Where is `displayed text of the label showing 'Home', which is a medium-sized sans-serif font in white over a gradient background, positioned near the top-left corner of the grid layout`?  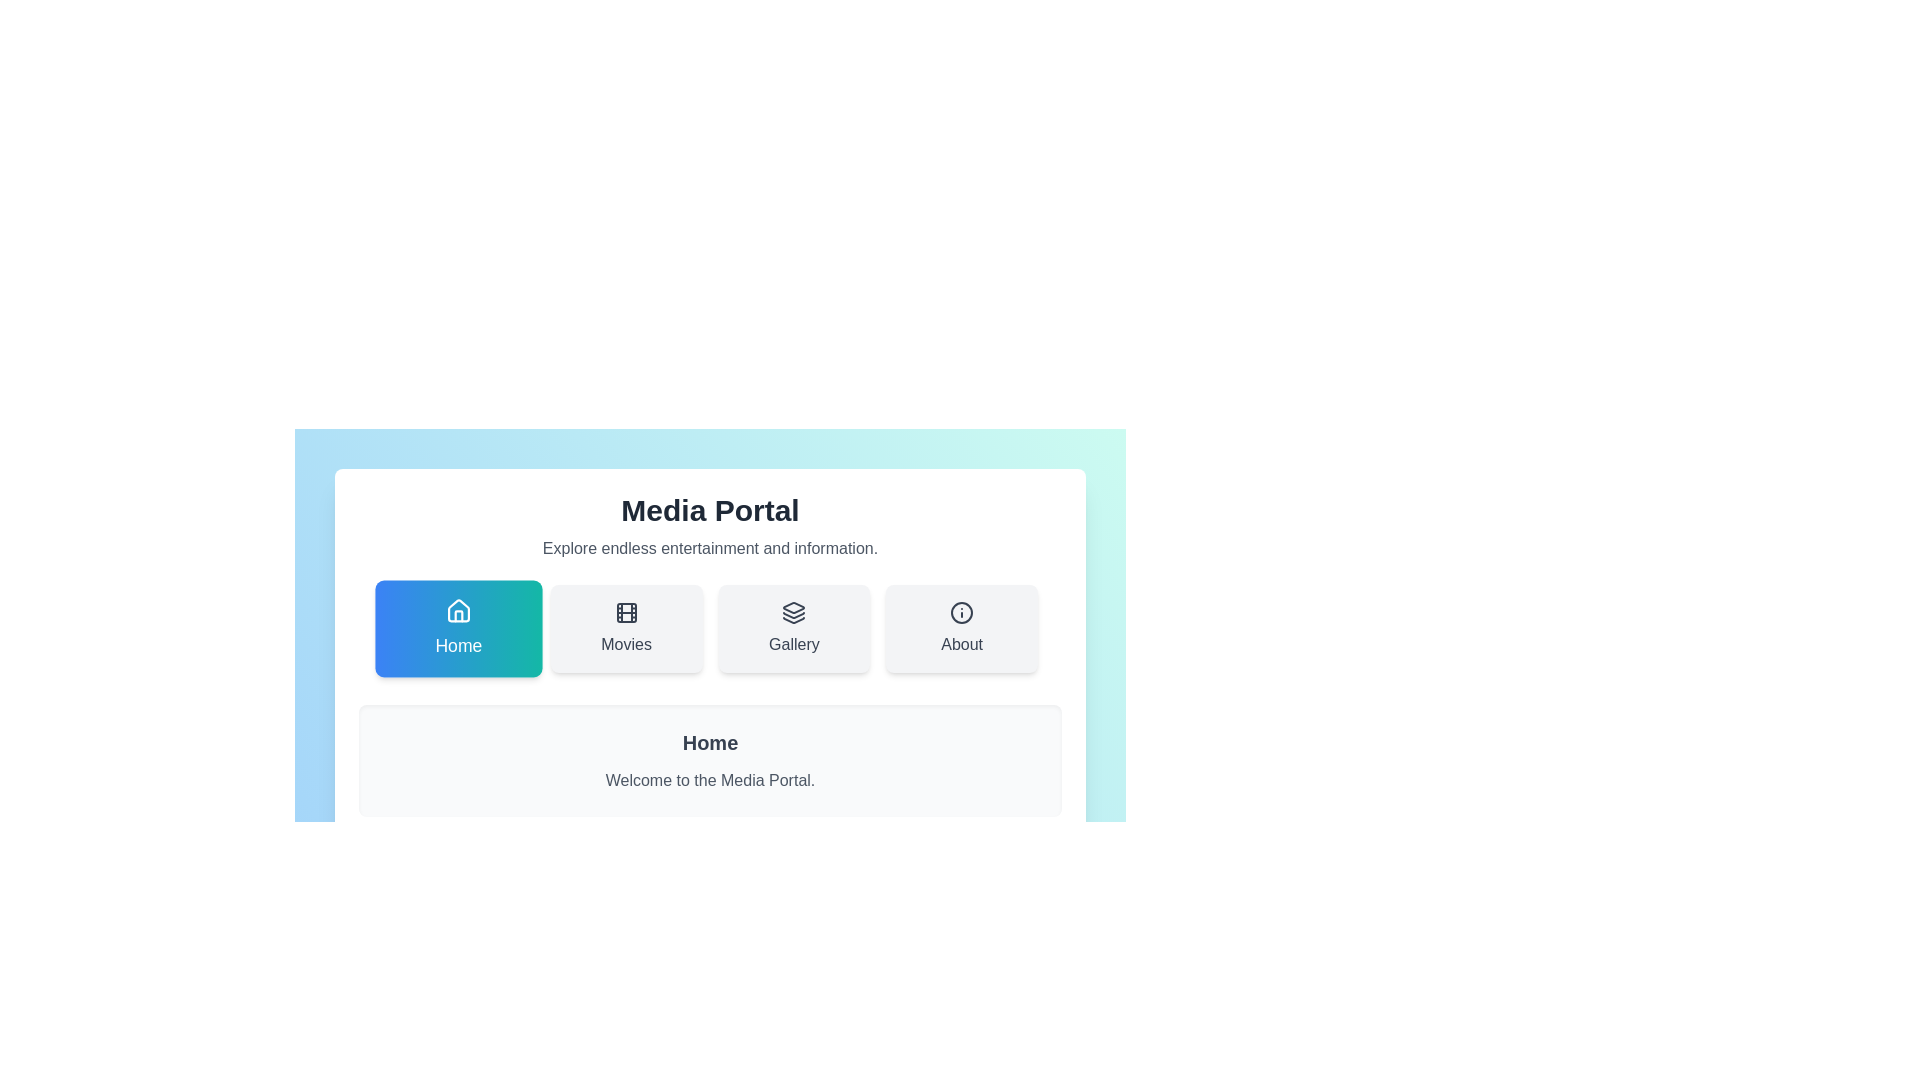
displayed text of the label showing 'Home', which is a medium-sized sans-serif font in white over a gradient background, positioned near the top-left corner of the grid layout is located at coordinates (457, 646).